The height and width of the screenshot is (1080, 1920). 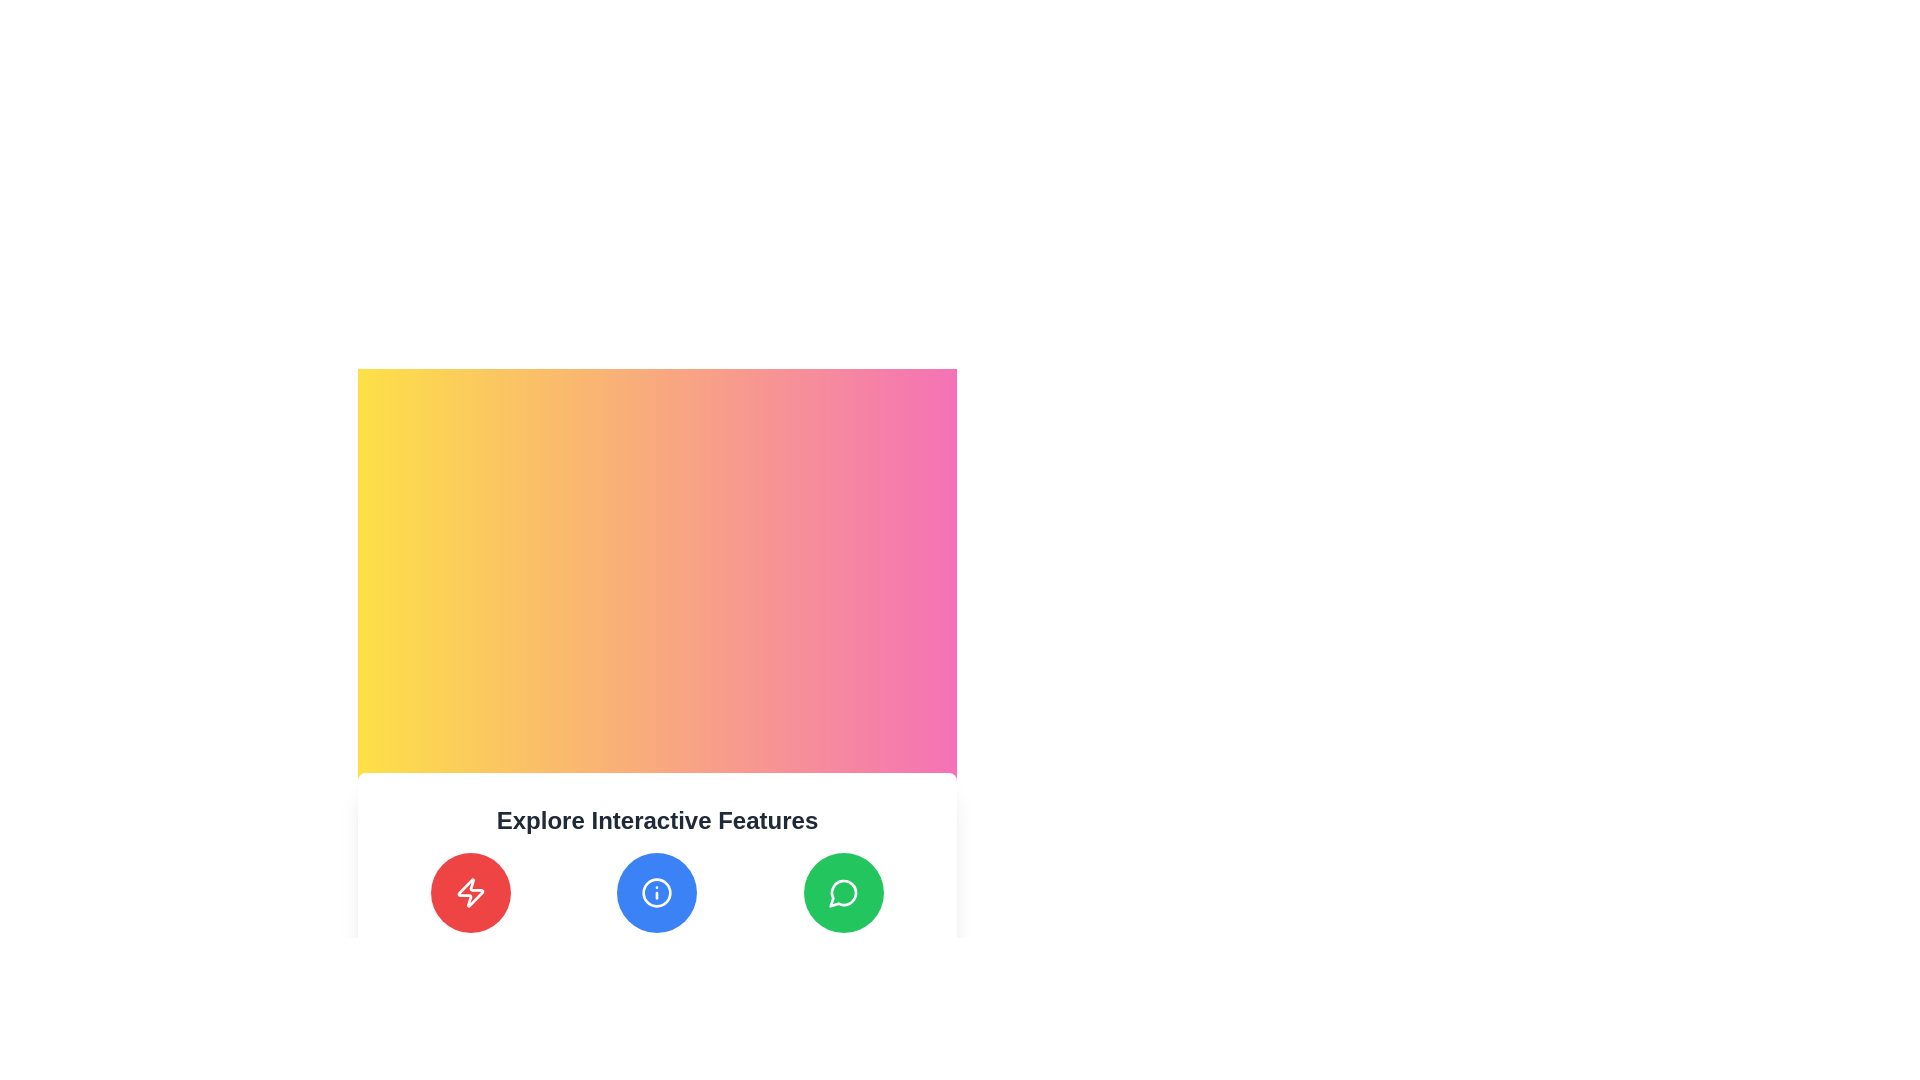 What do you see at coordinates (470, 892) in the screenshot?
I see `the first button in the three-column grid at the bottom of the section` at bounding box center [470, 892].